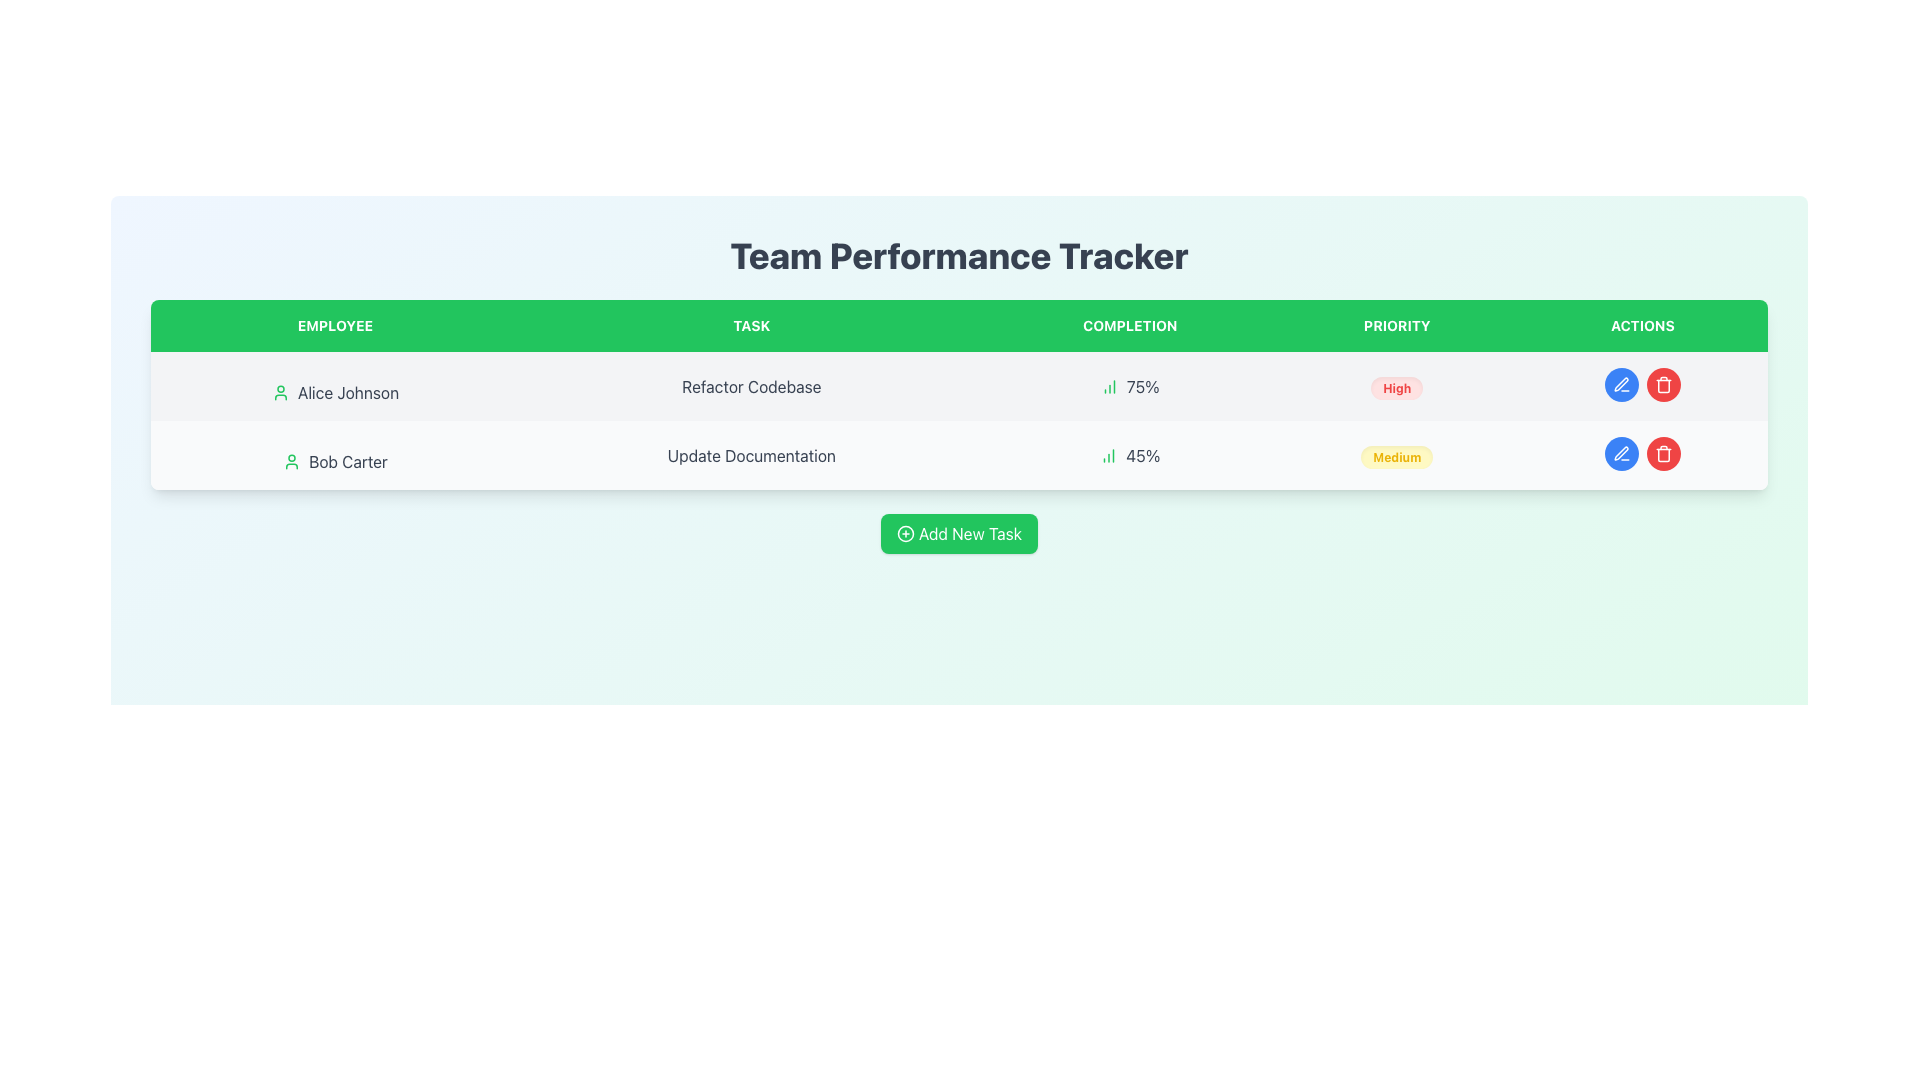 Image resolution: width=1920 pixels, height=1080 pixels. What do you see at coordinates (335, 325) in the screenshot?
I see `text from the header cell labeled 'Employee', which is the first cell in the top-left corner of the header row in a table layout` at bounding box center [335, 325].